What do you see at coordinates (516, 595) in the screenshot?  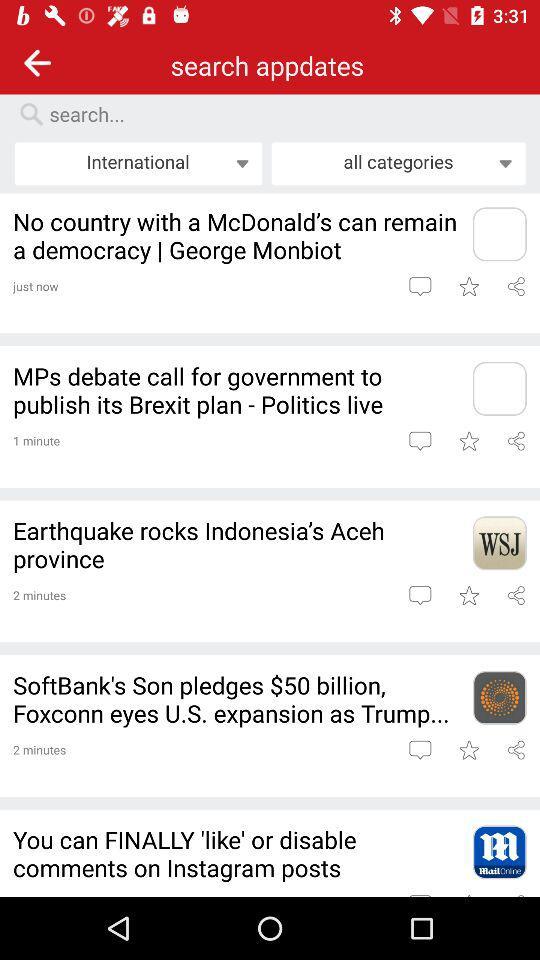 I see `share` at bounding box center [516, 595].